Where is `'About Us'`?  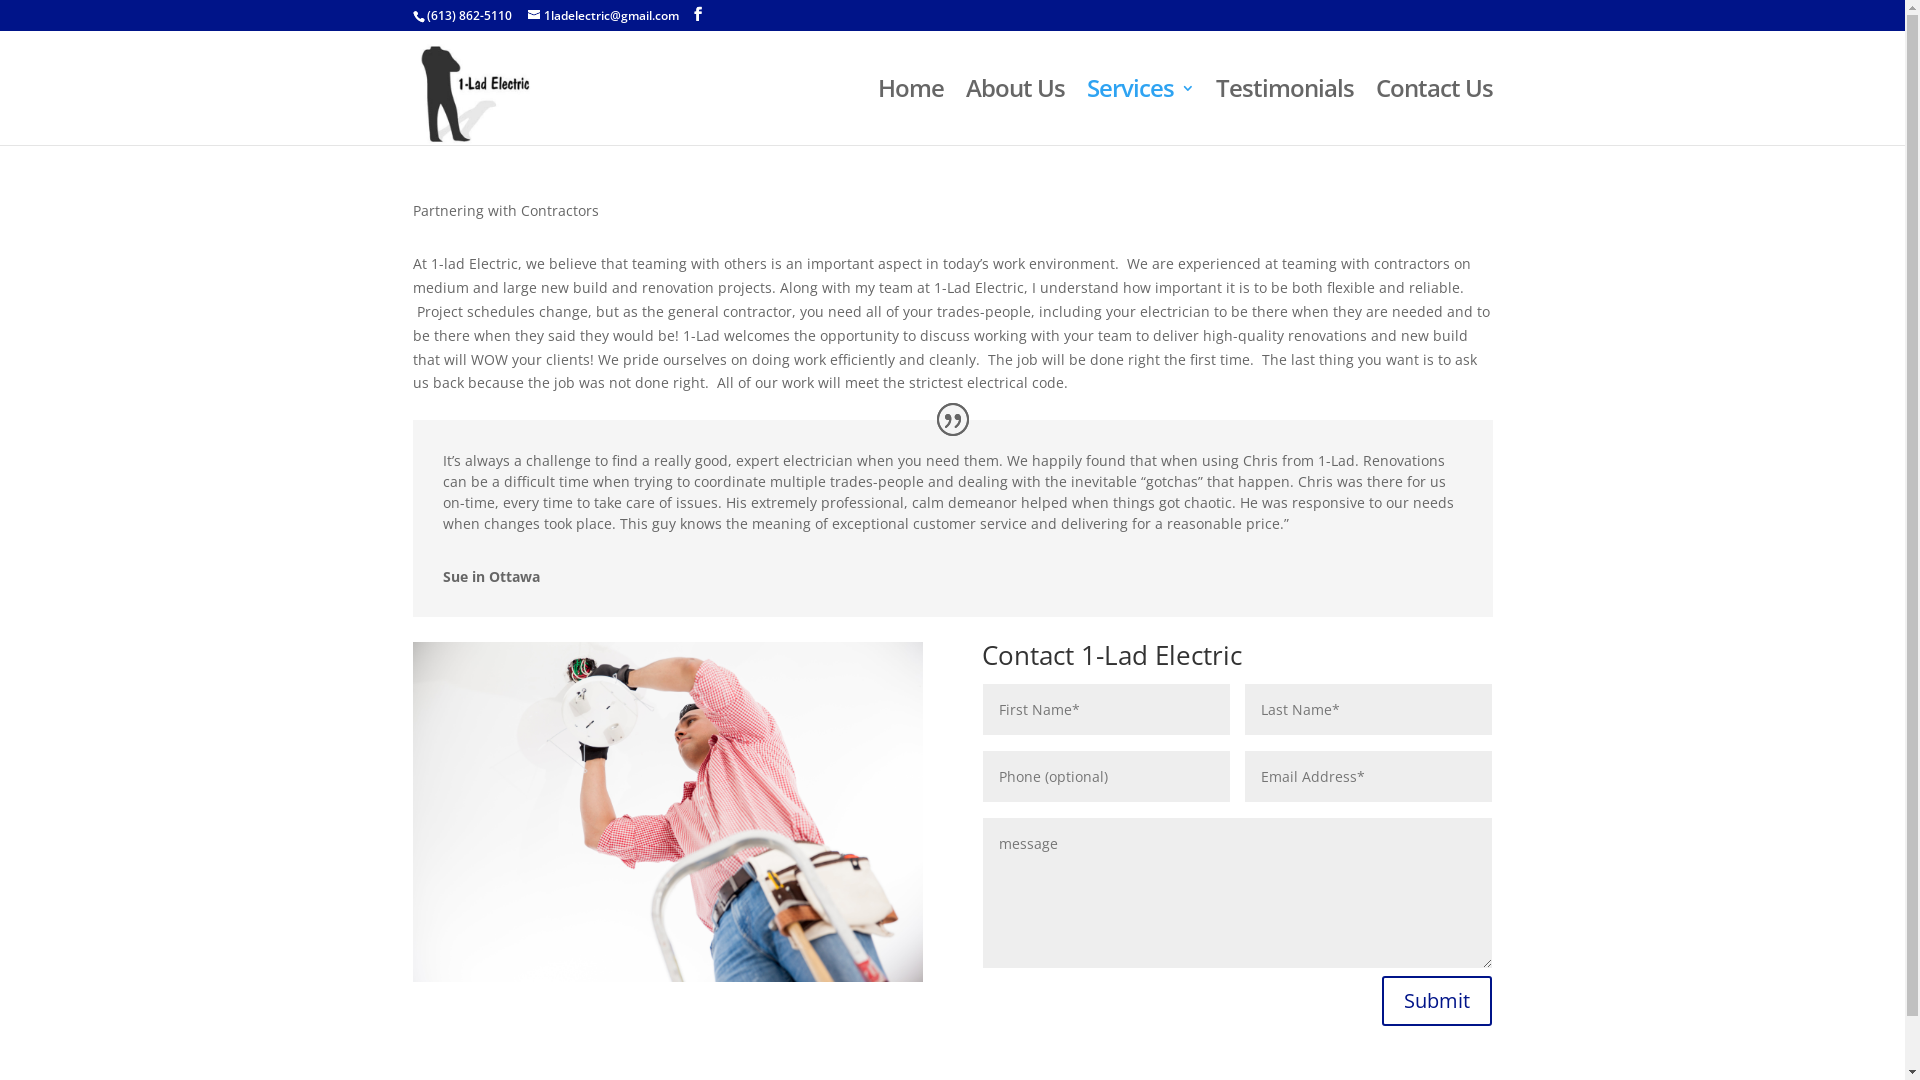
'About Us' is located at coordinates (1015, 112).